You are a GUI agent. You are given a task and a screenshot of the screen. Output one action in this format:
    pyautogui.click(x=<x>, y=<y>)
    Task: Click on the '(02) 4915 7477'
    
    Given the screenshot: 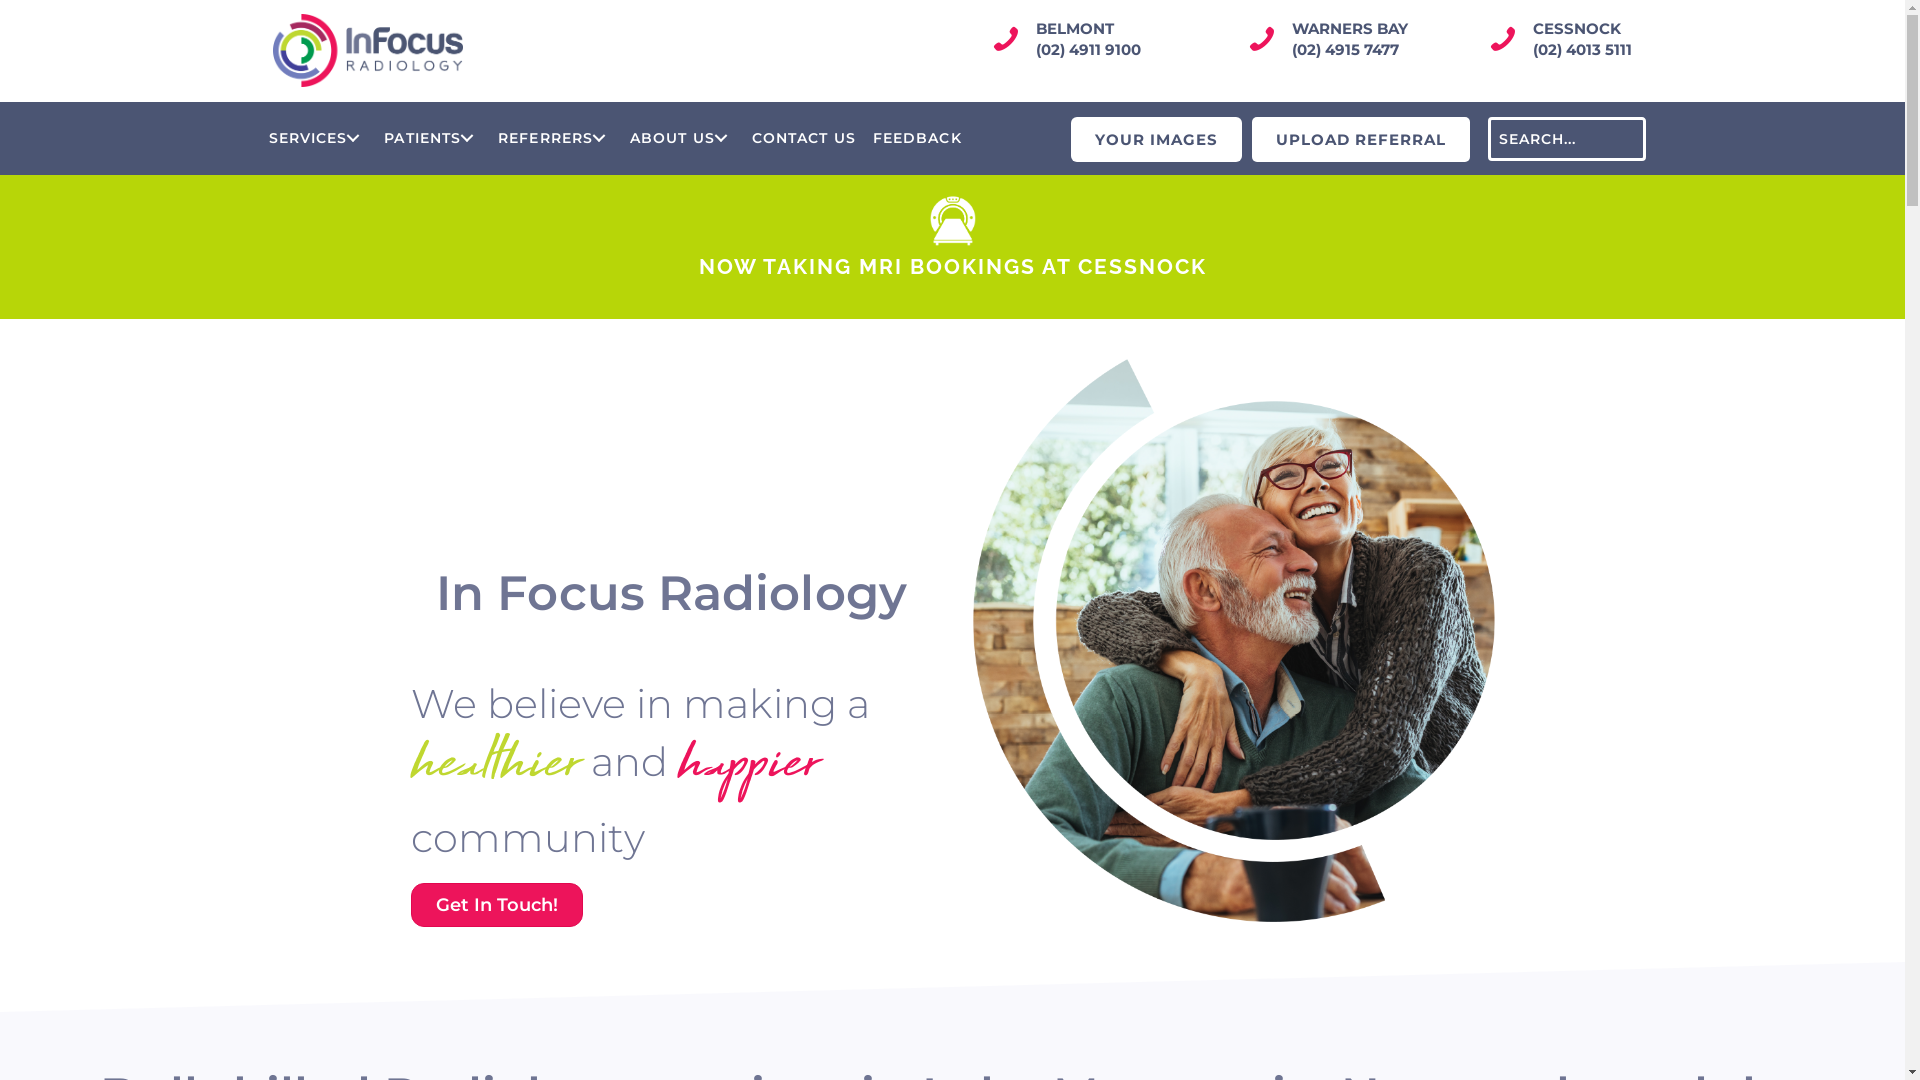 What is the action you would take?
    pyautogui.click(x=1345, y=48)
    